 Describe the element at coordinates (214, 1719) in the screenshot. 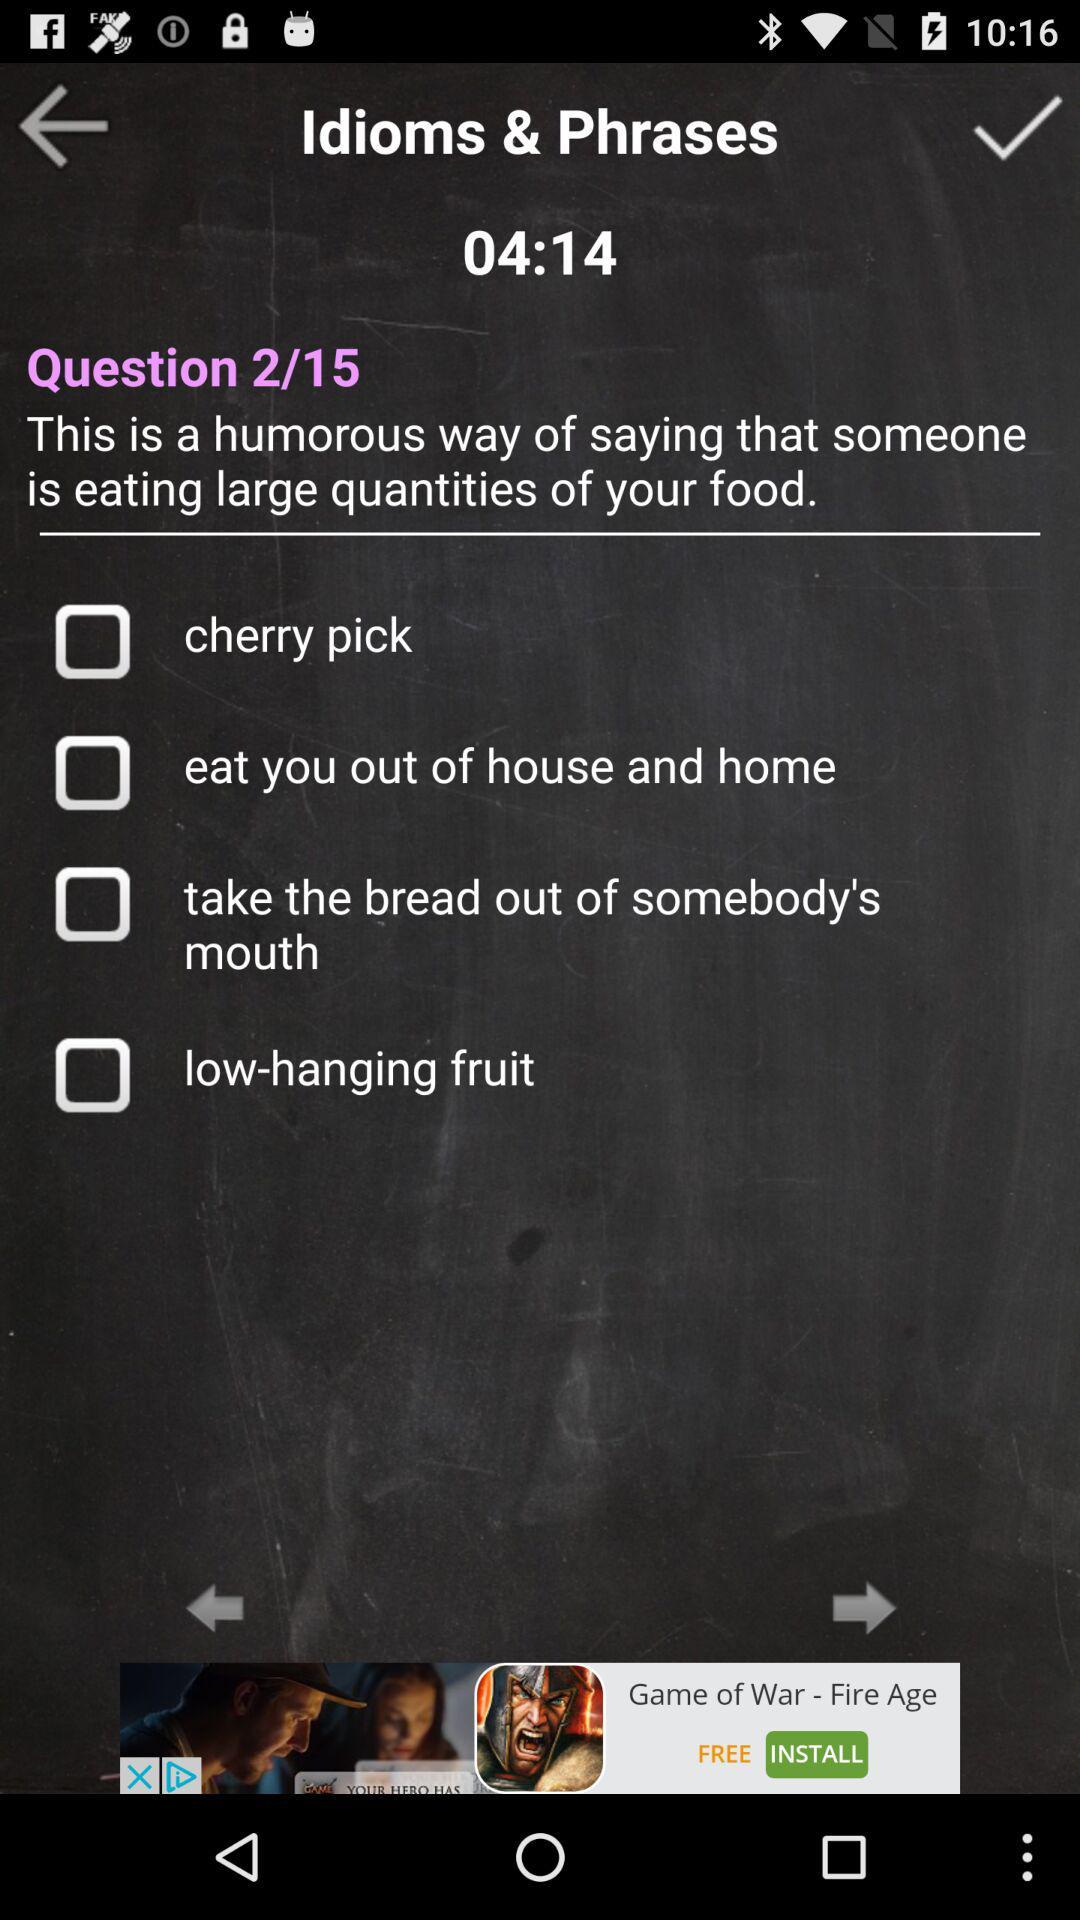

I see `the arrow_backward icon` at that location.